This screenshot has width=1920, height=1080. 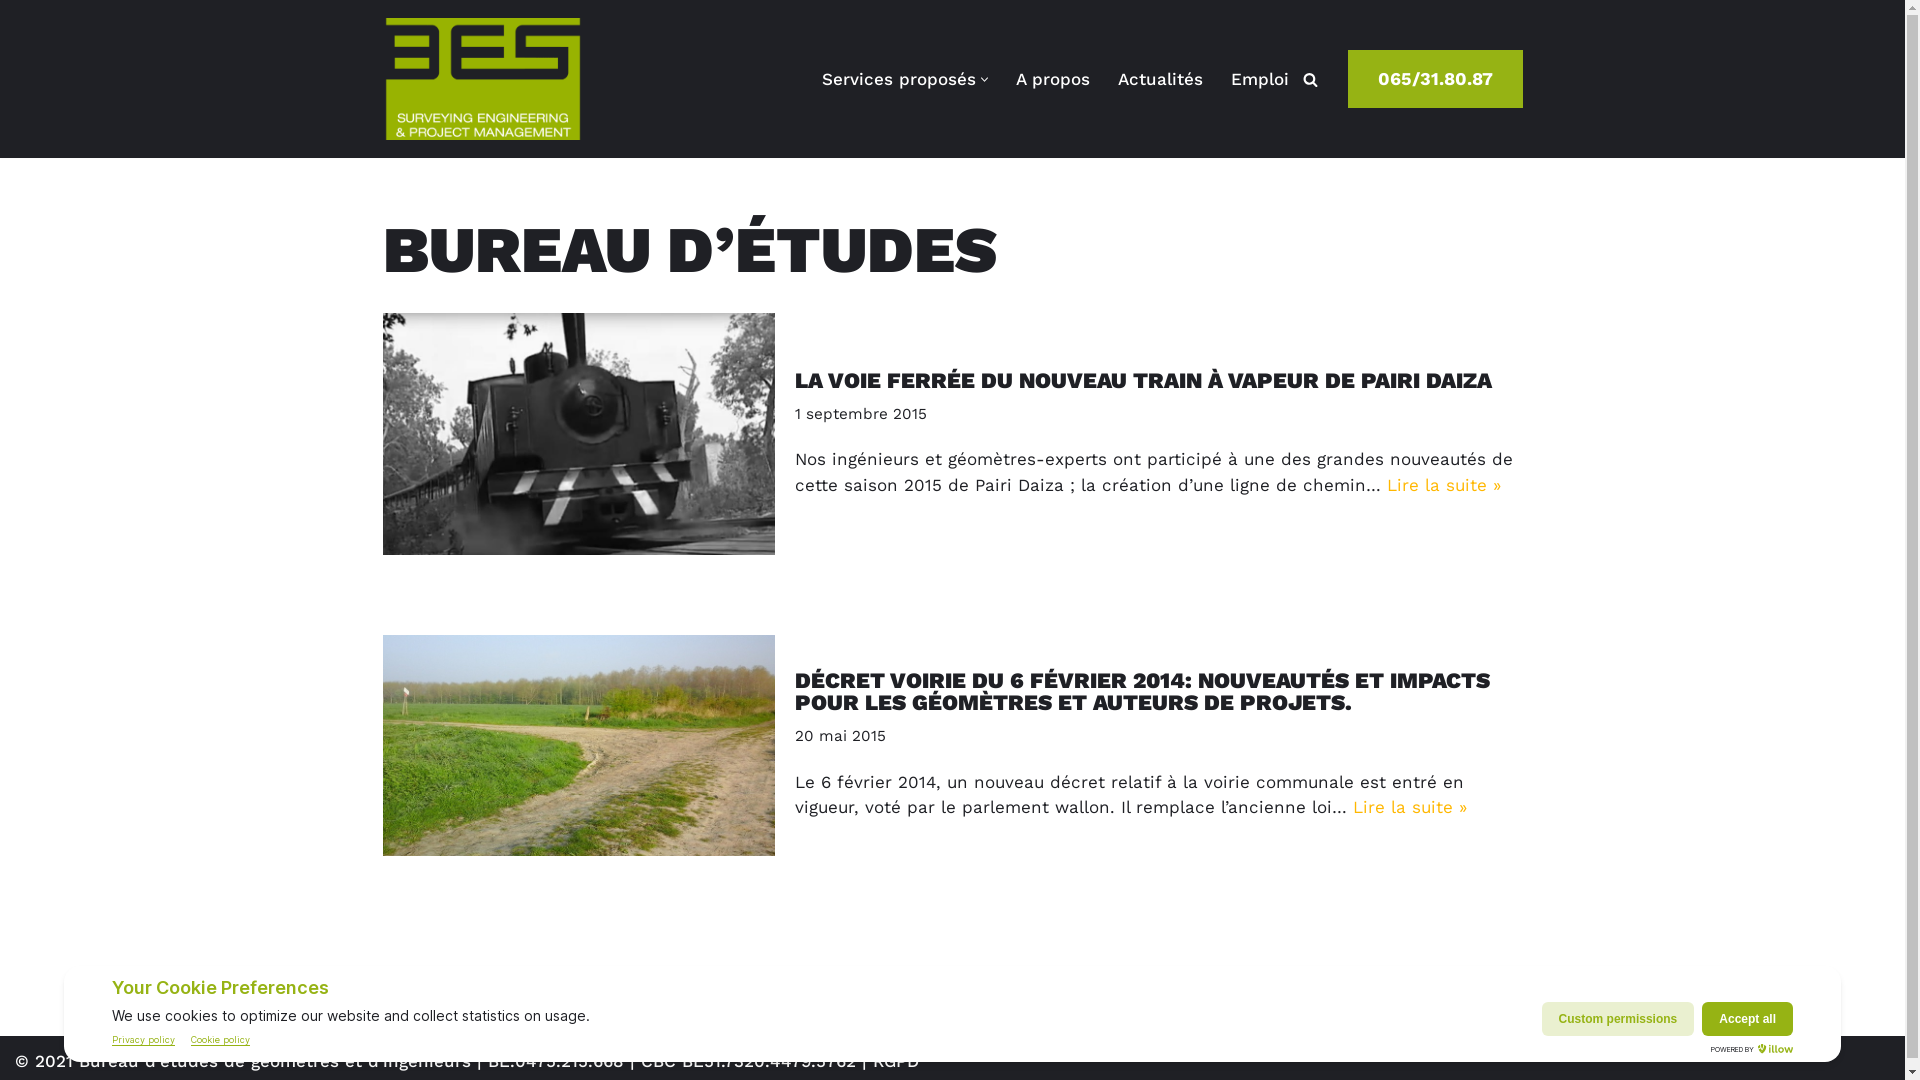 I want to click on 'A propos', so click(x=1051, y=77).